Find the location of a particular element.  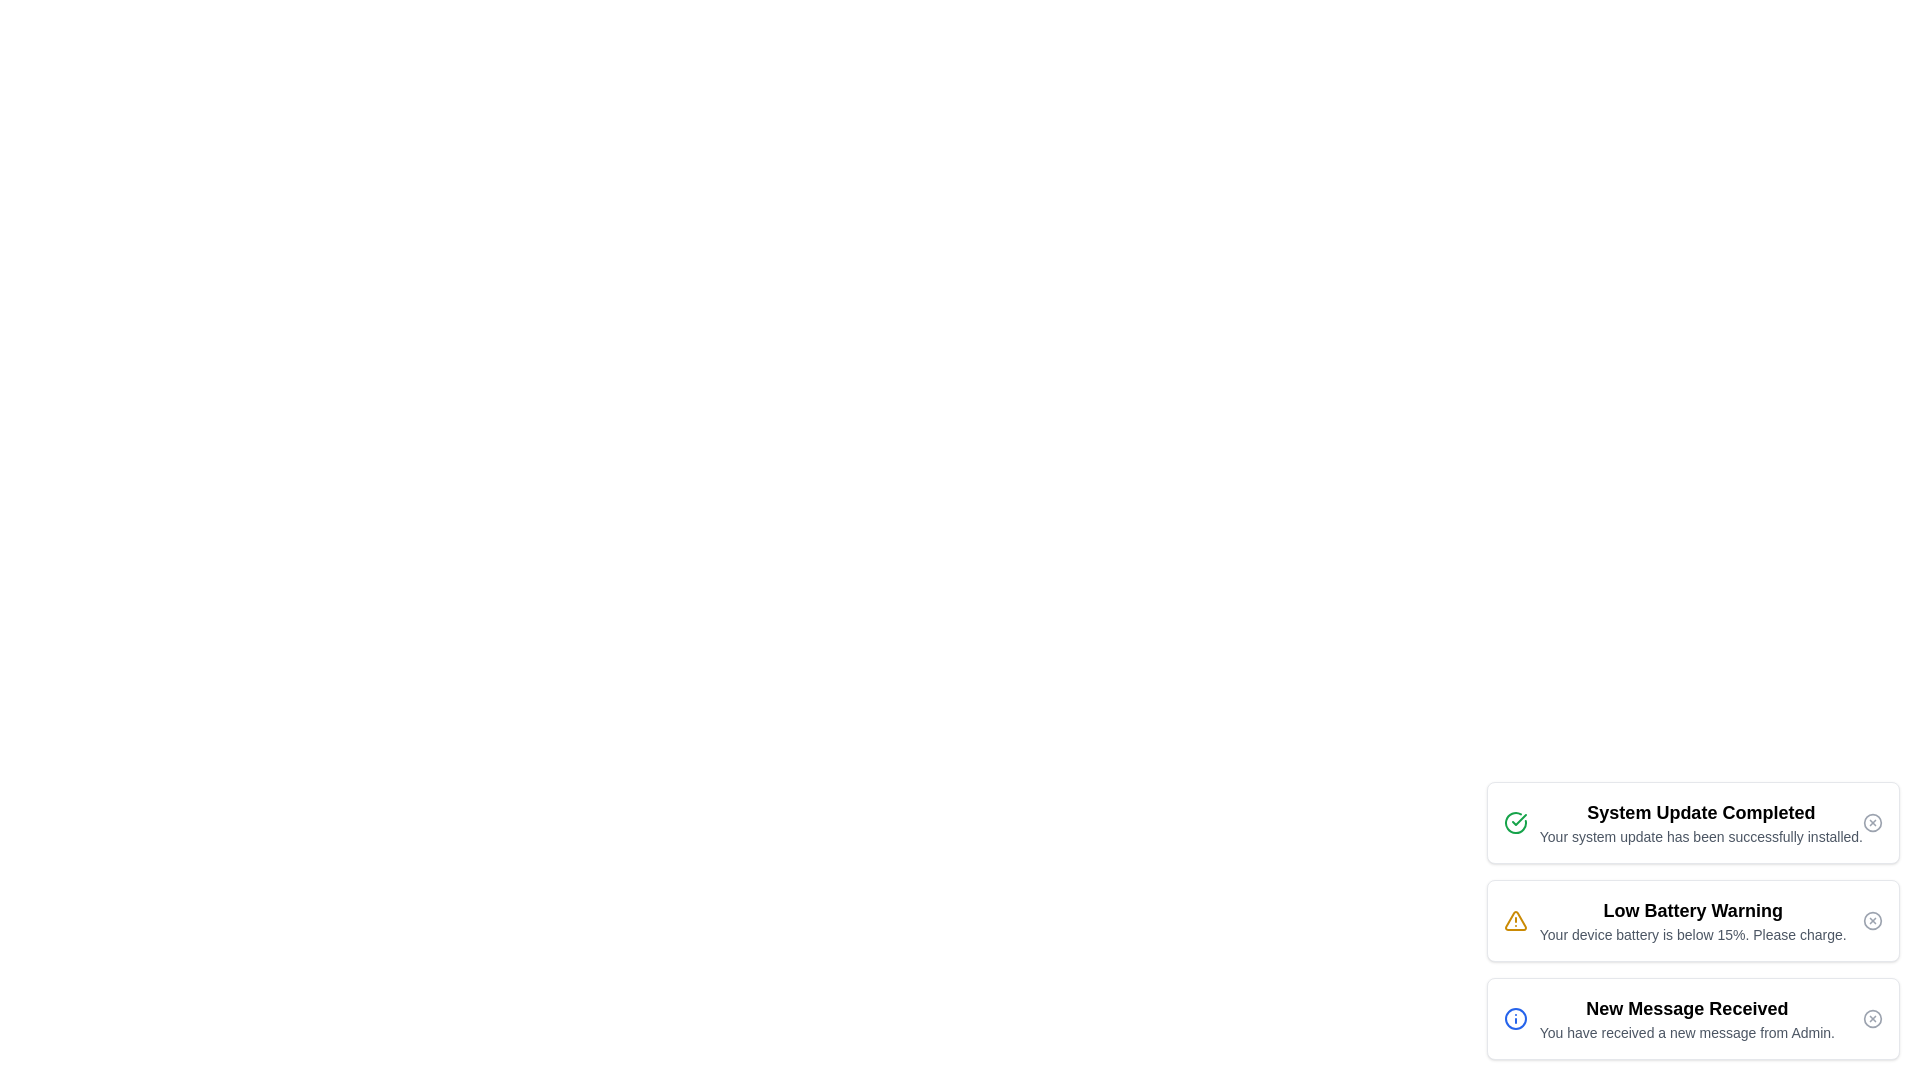

the second text line in the notification box titled 'New Message Received' that conveys details about the new message received is located at coordinates (1686, 1033).